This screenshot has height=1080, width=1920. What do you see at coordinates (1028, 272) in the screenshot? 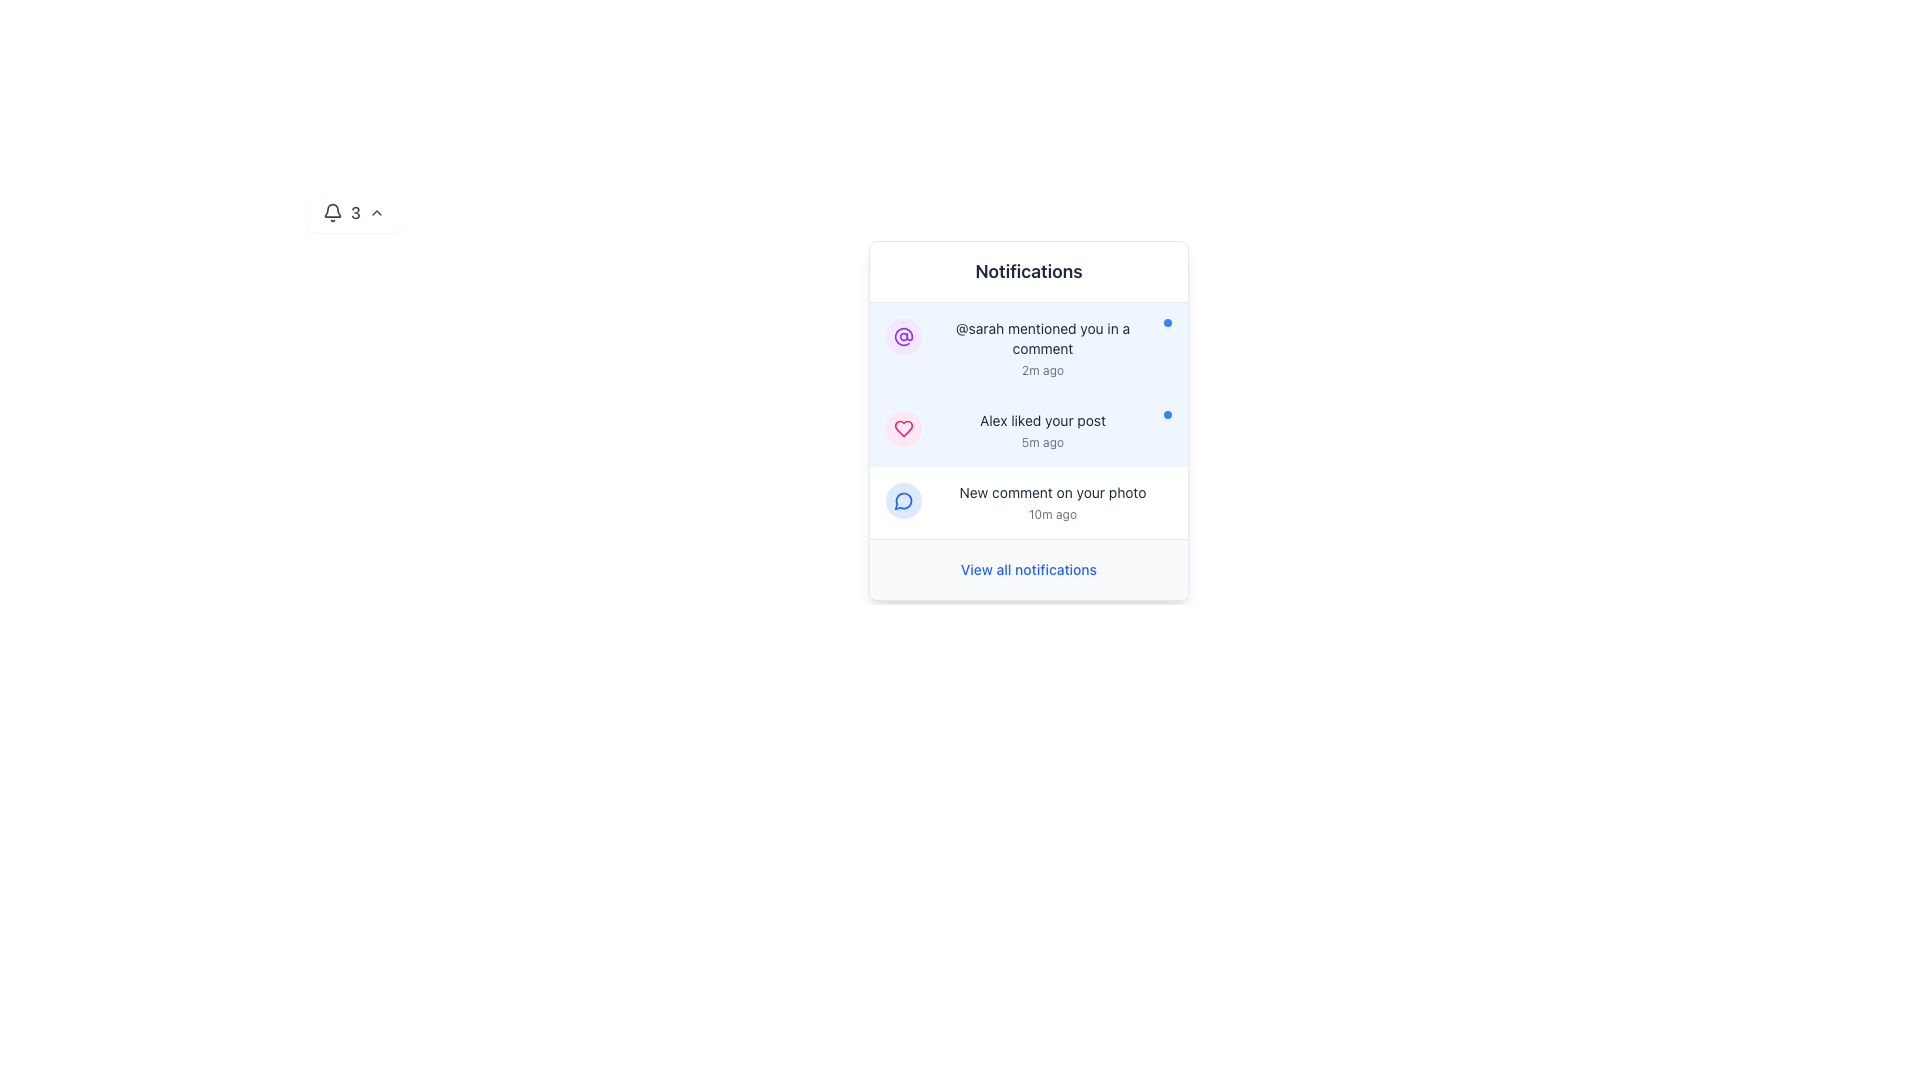
I see `the header text located at the top center of the notification panel, which is styled with a border and padding` at bounding box center [1028, 272].